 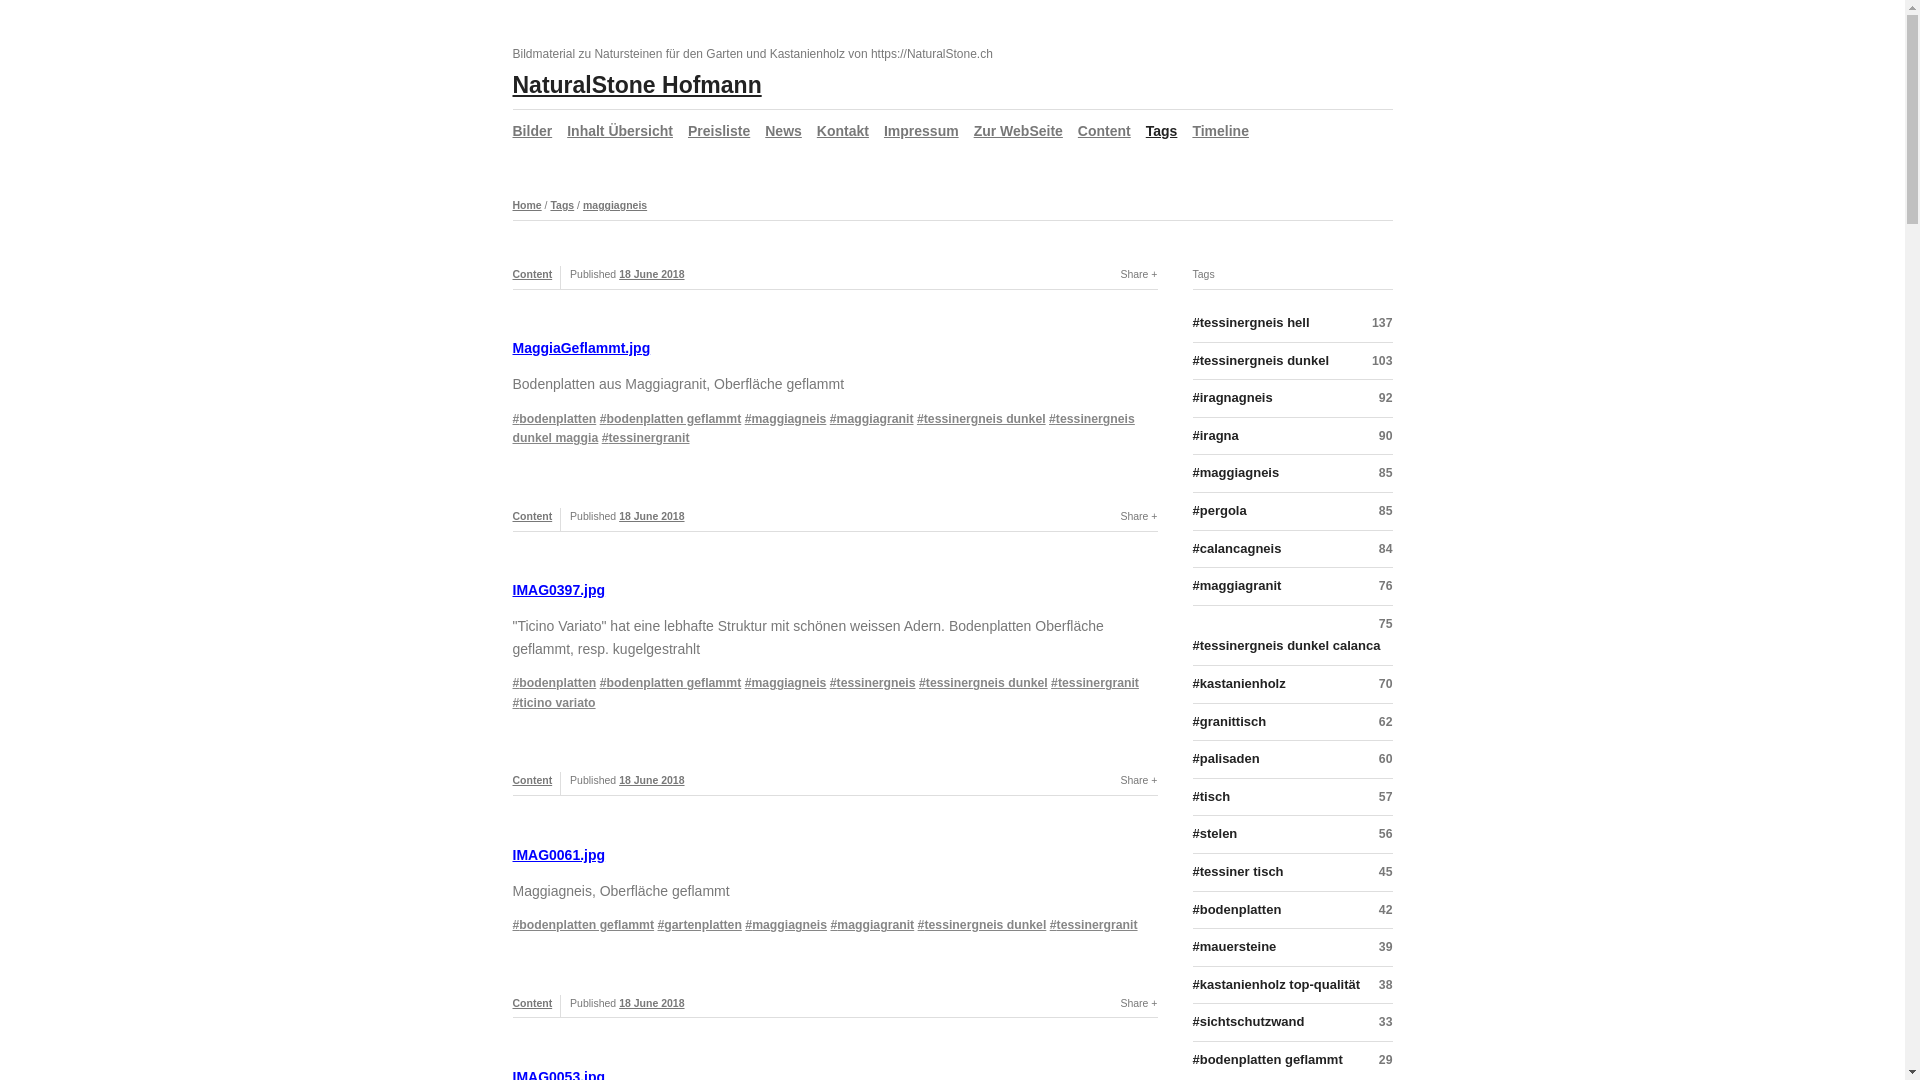 What do you see at coordinates (1291, 797) in the screenshot?
I see `'57` at bounding box center [1291, 797].